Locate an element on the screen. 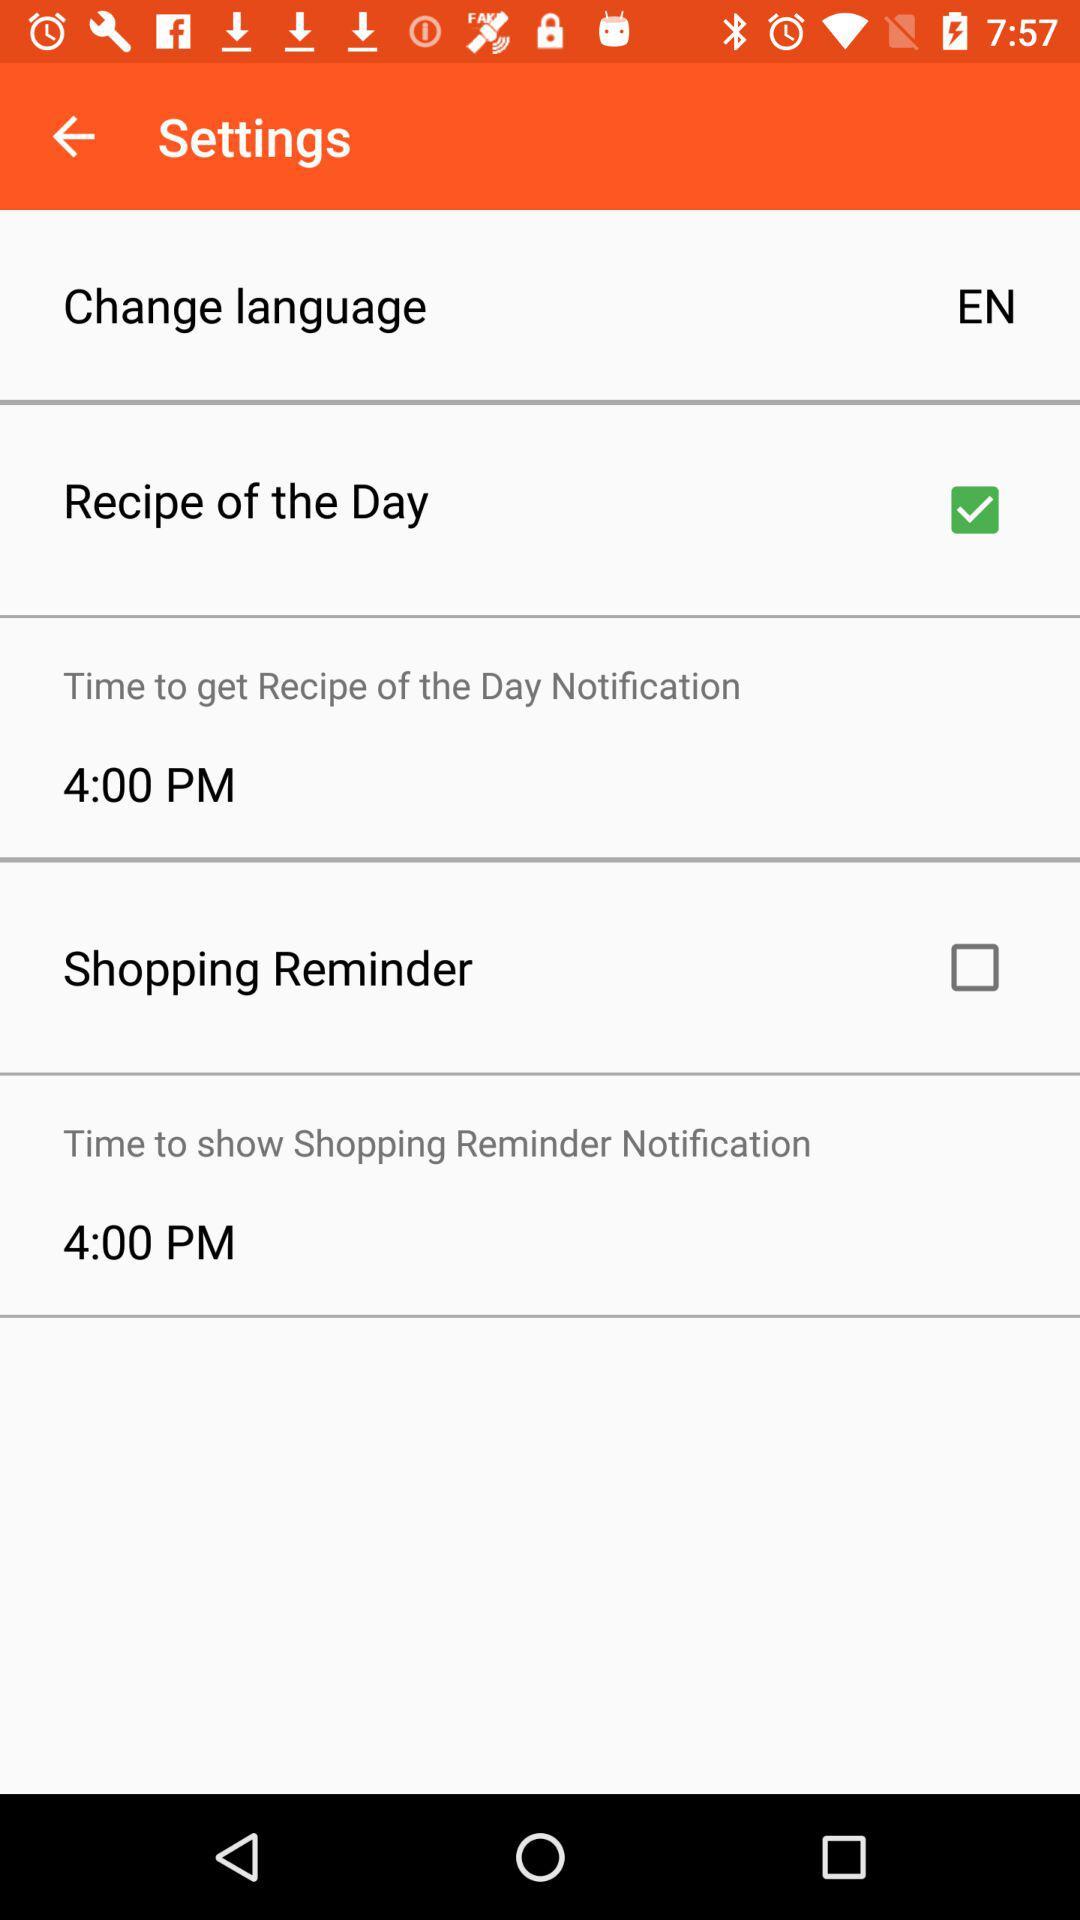 The image size is (1080, 1920). the icon above change language icon is located at coordinates (72, 135).